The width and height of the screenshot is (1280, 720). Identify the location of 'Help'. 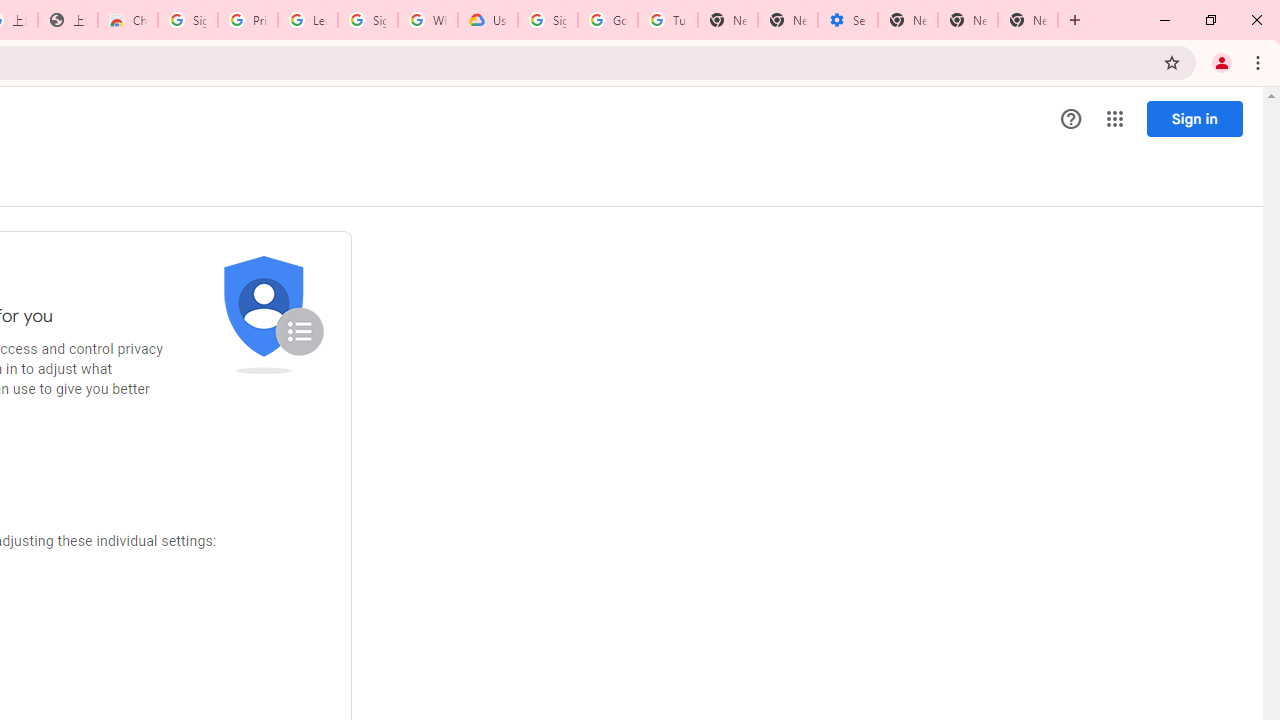
(1070, 119).